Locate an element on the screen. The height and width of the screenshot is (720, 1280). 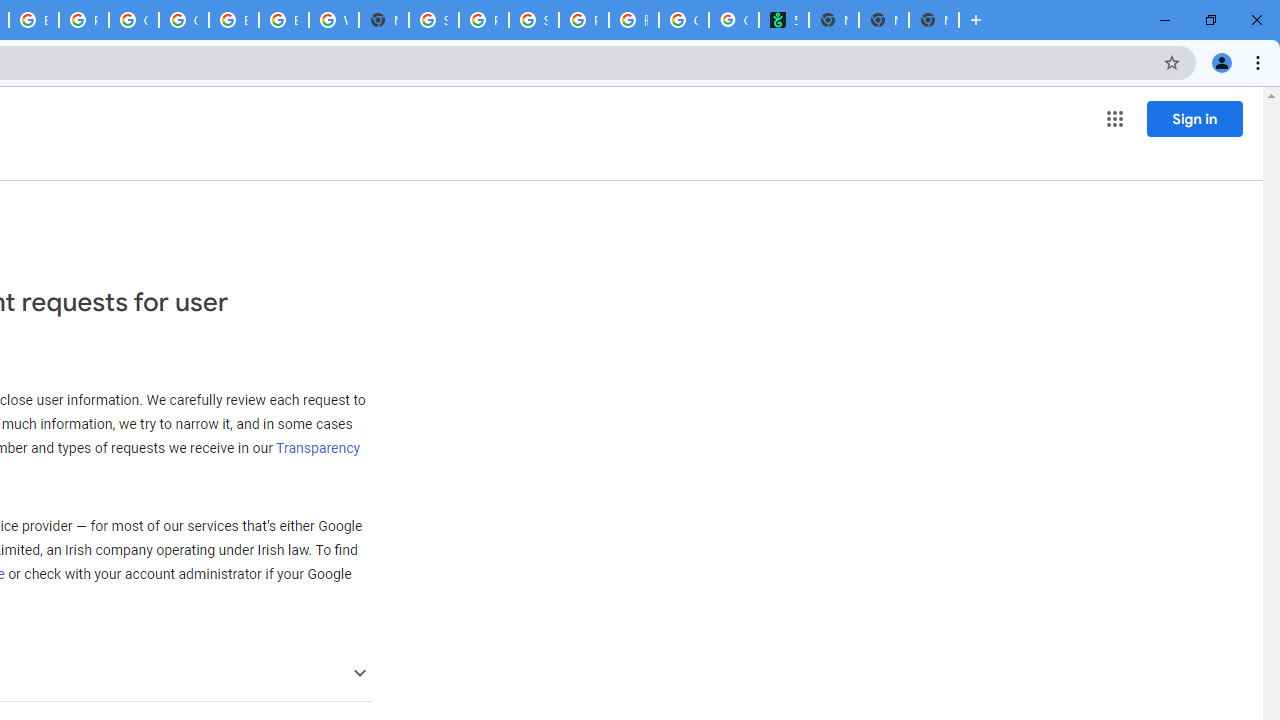
'Browse Chrome as a guest - Computer - Google Chrome Help' is located at coordinates (233, 20).